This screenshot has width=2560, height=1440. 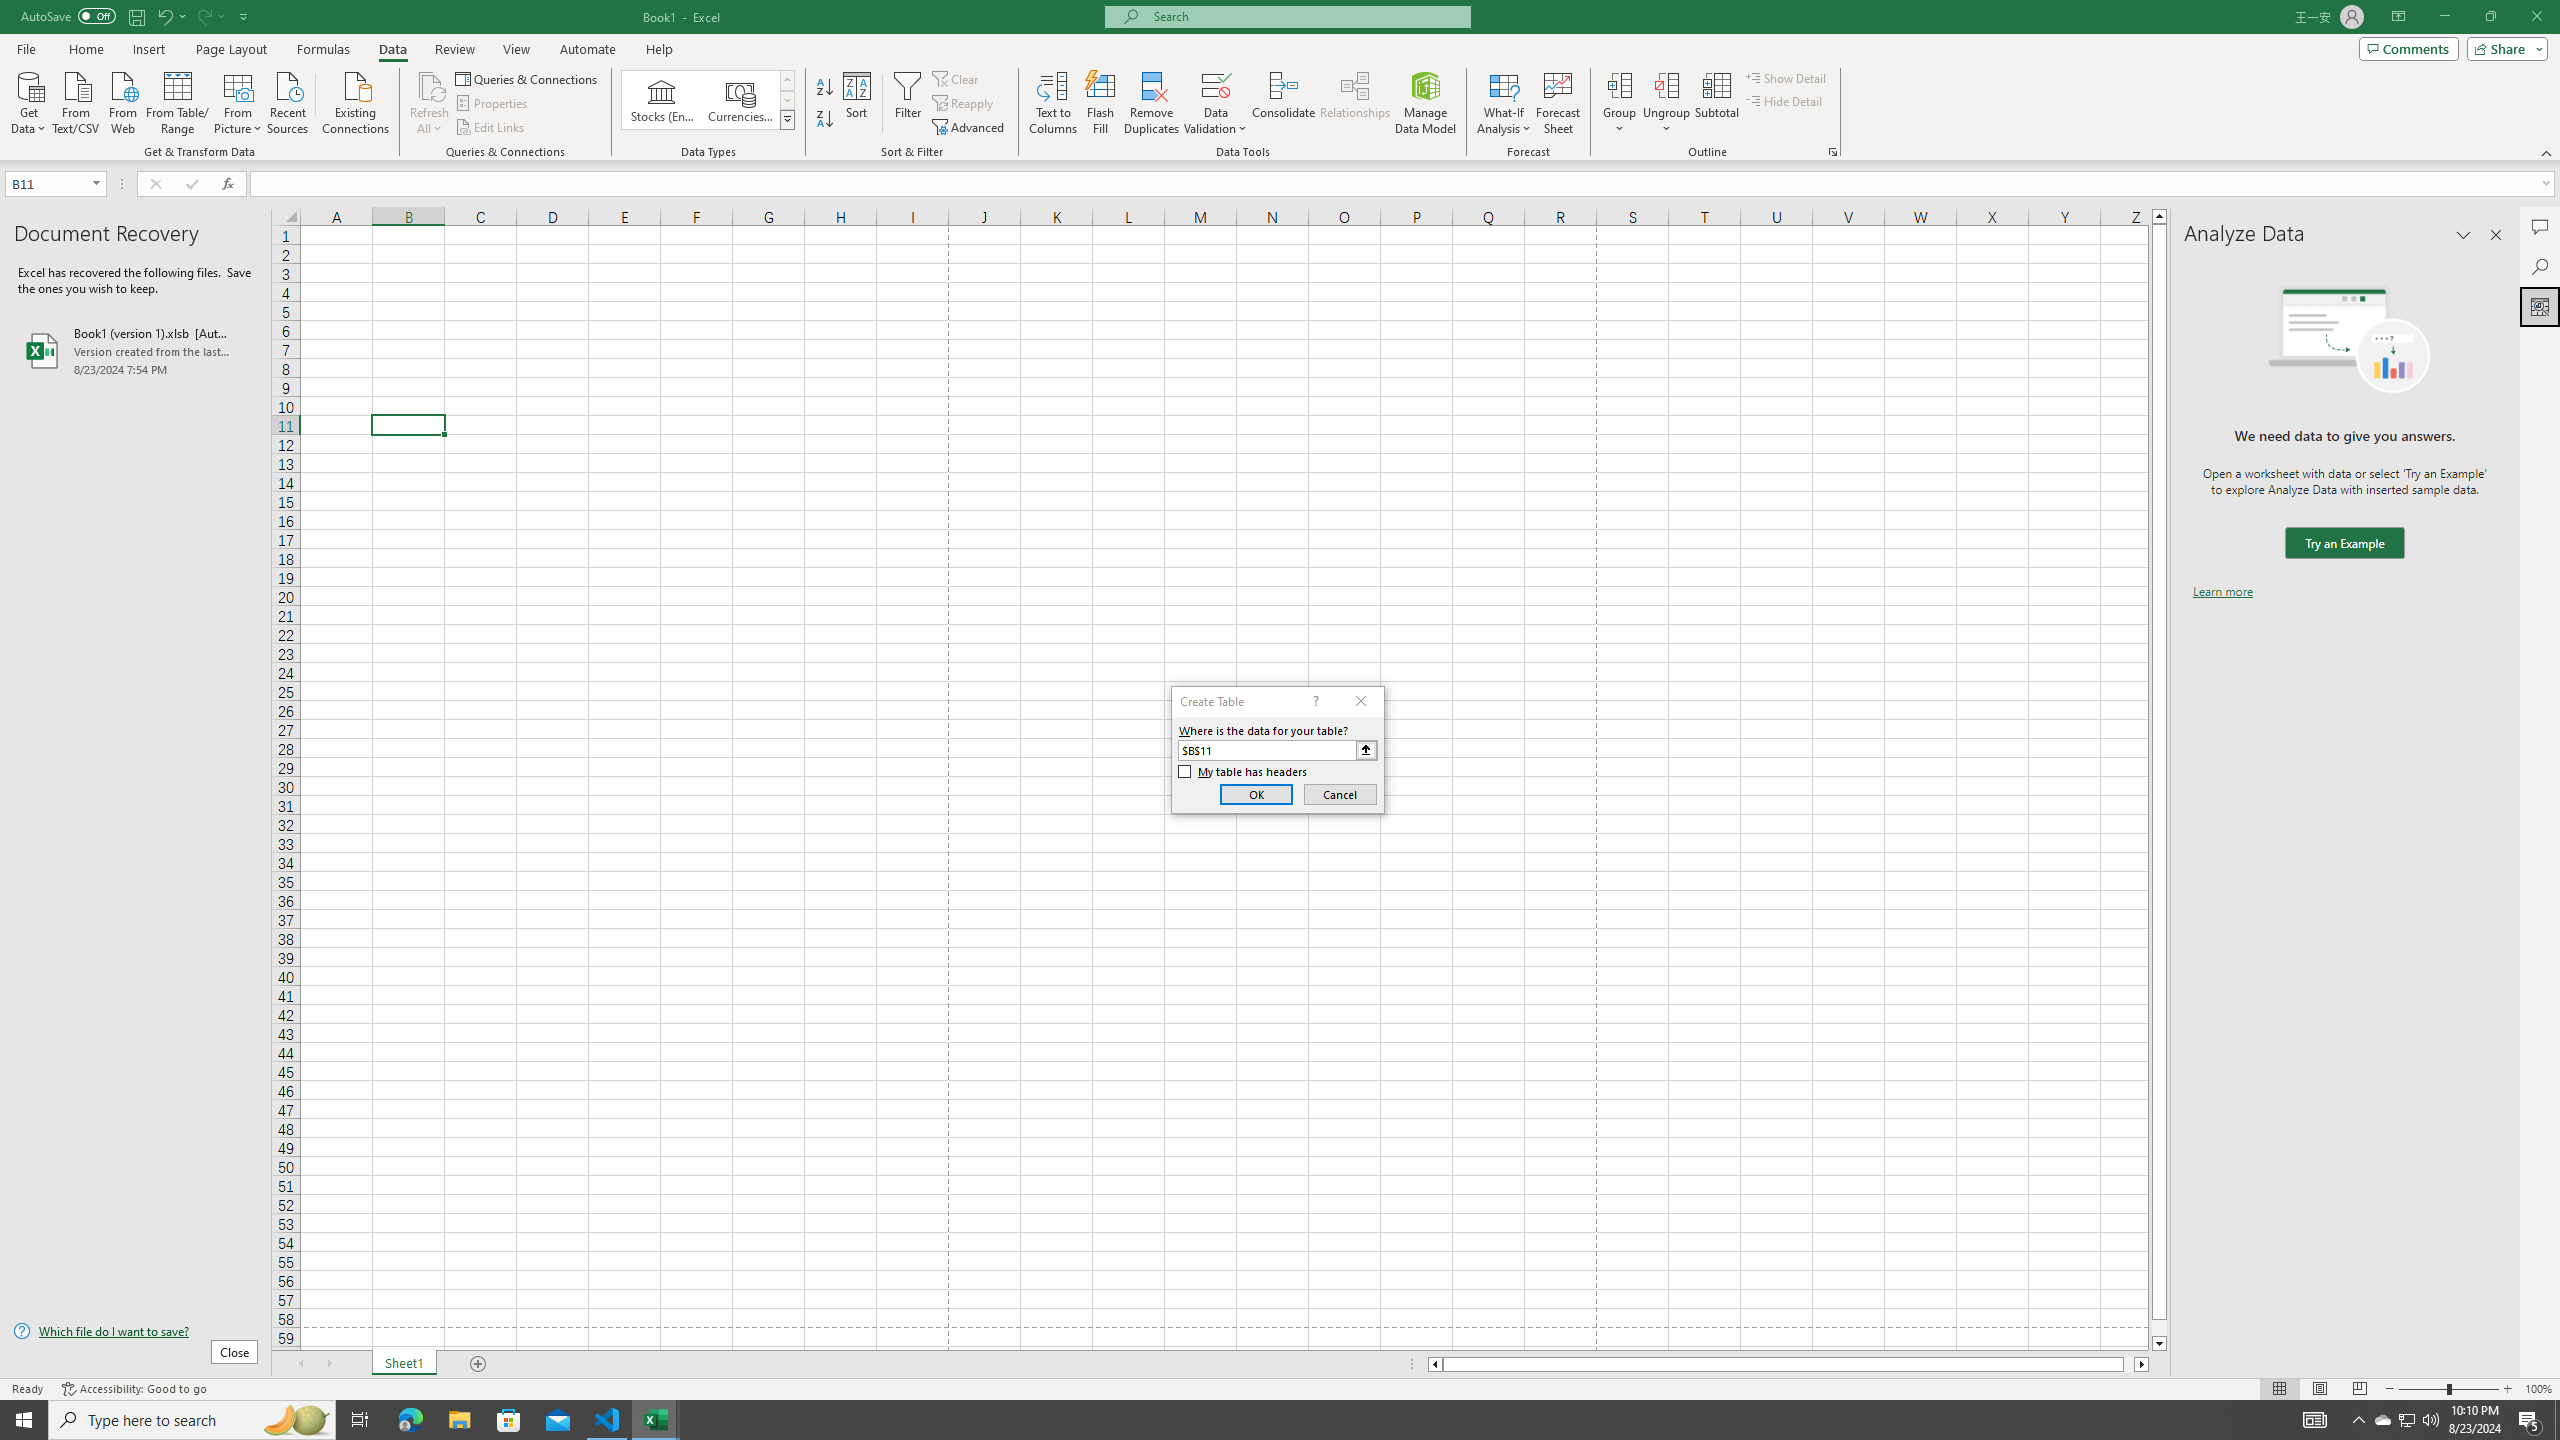 What do you see at coordinates (2495, 234) in the screenshot?
I see `'Close pane'` at bounding box center [2495, 234].